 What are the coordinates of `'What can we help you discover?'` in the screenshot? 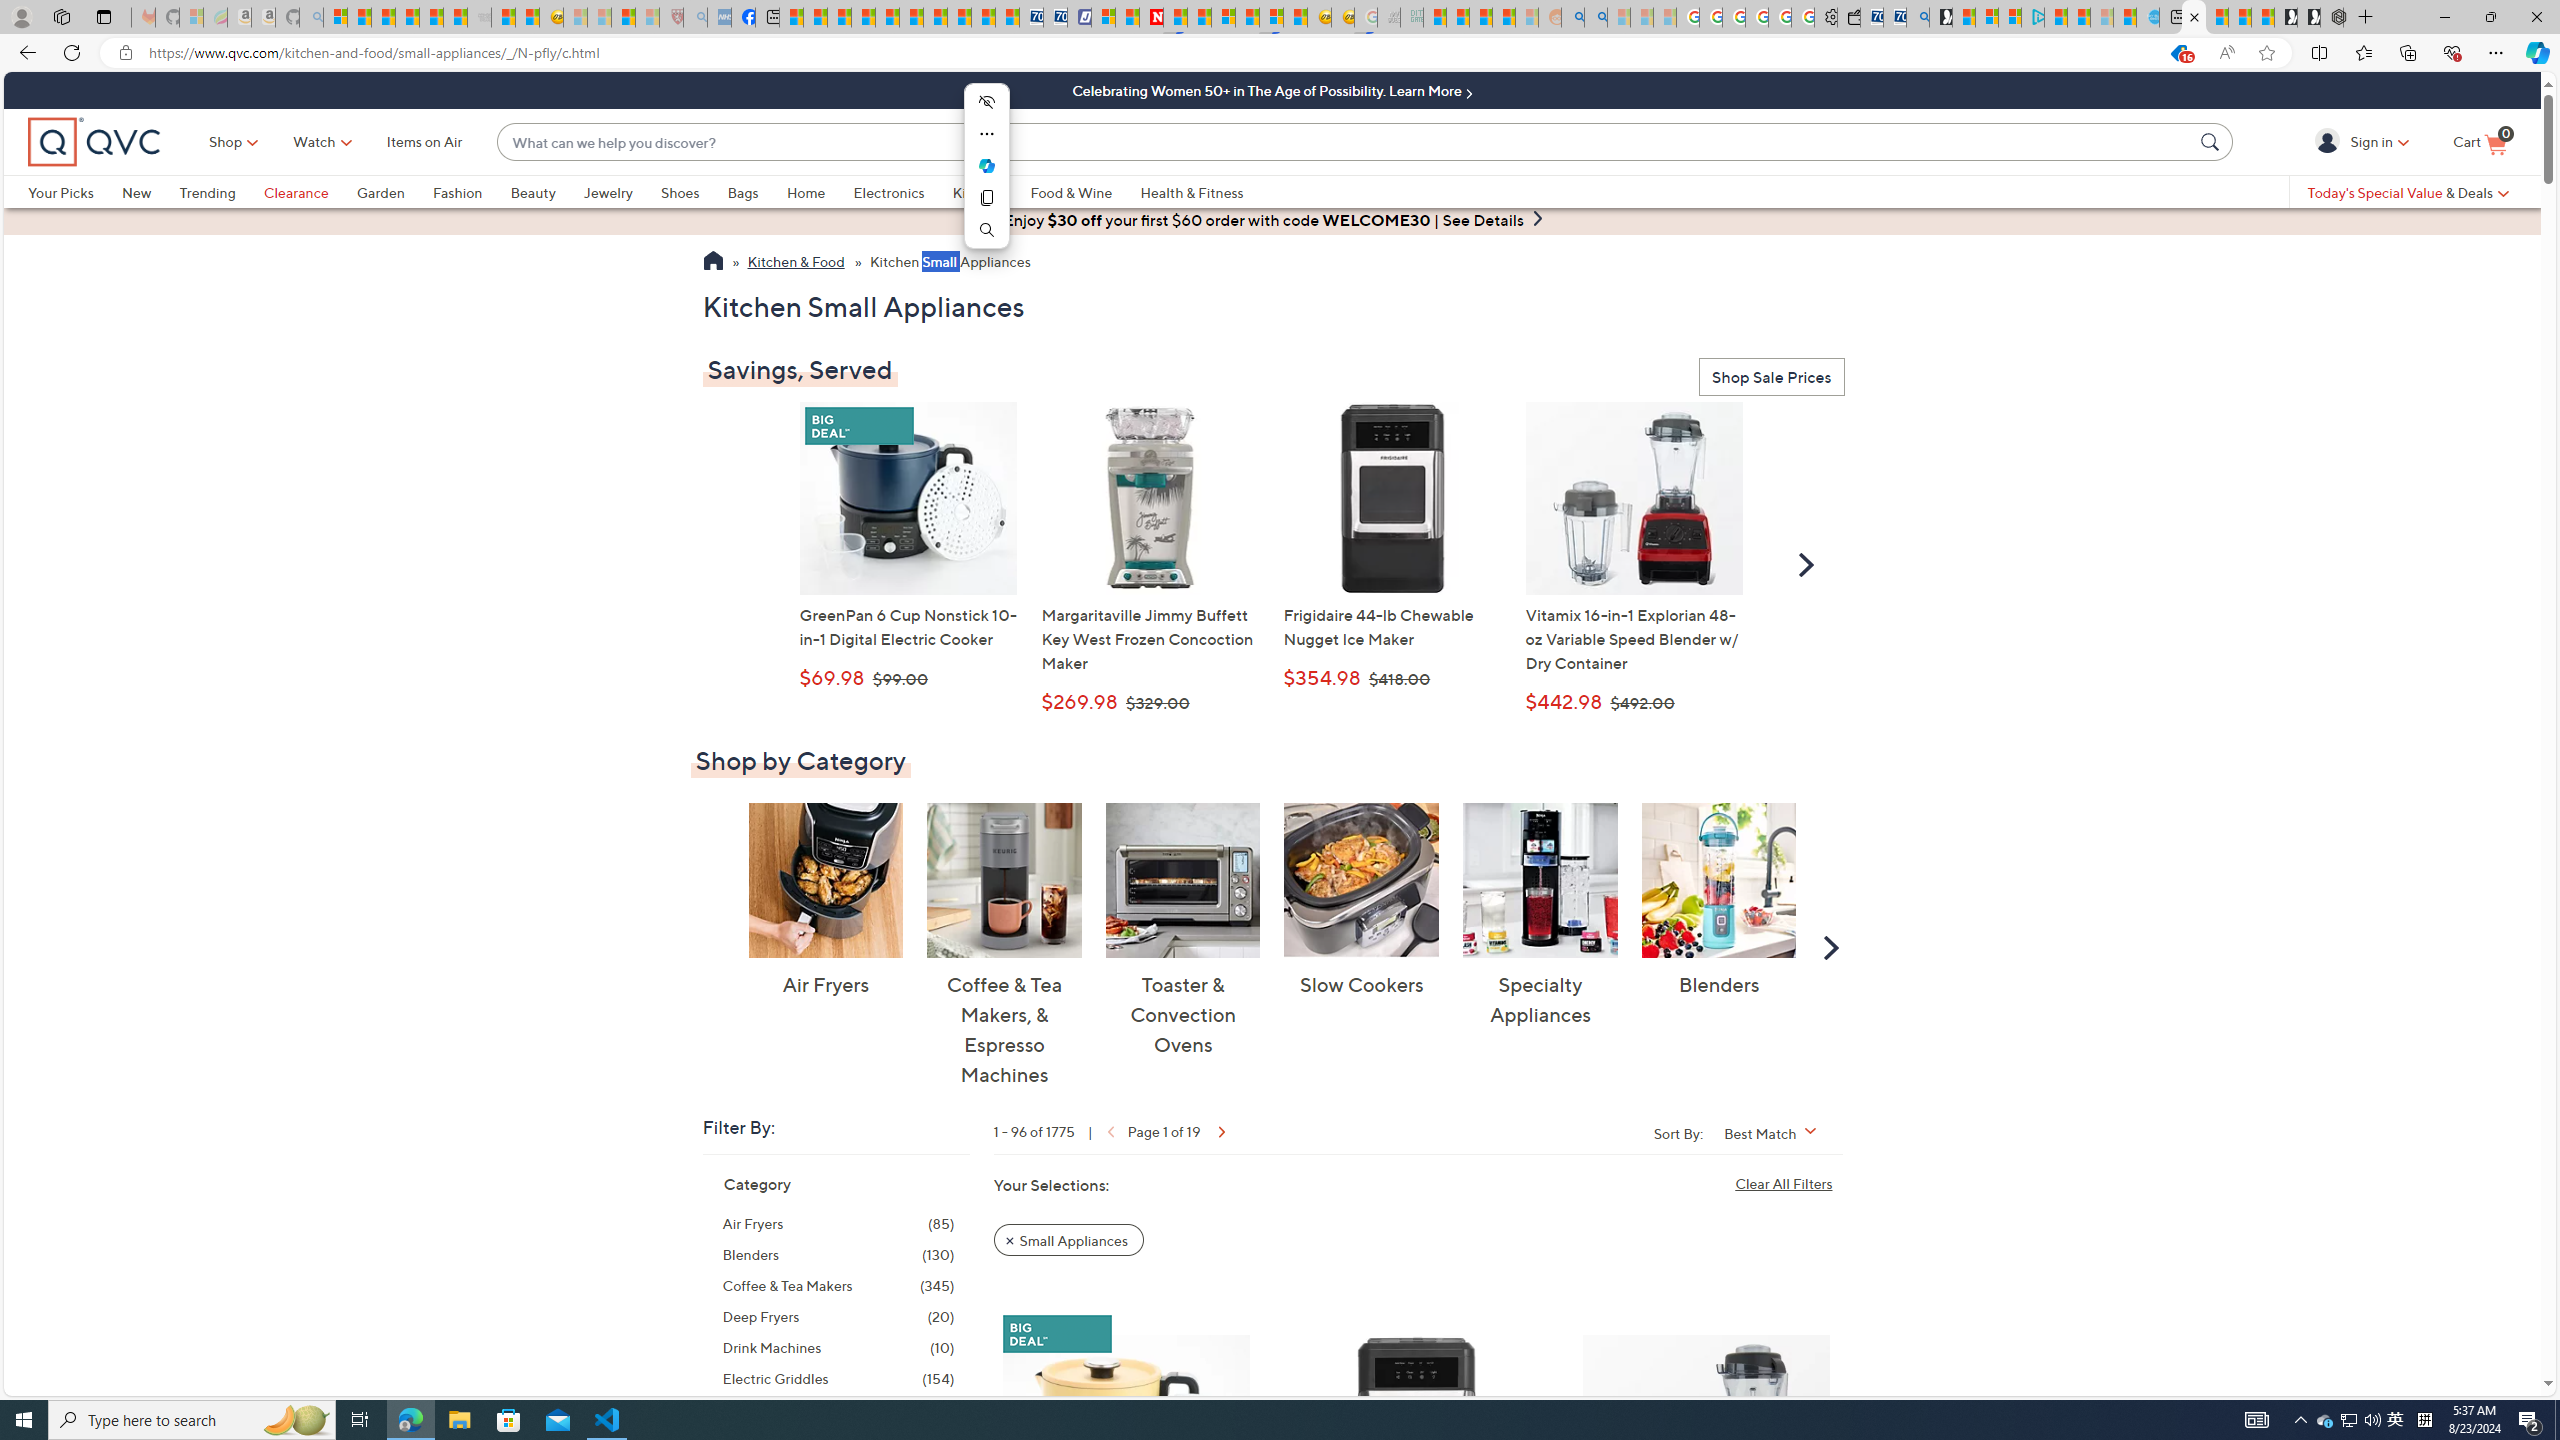 It's located at (1345, 141).